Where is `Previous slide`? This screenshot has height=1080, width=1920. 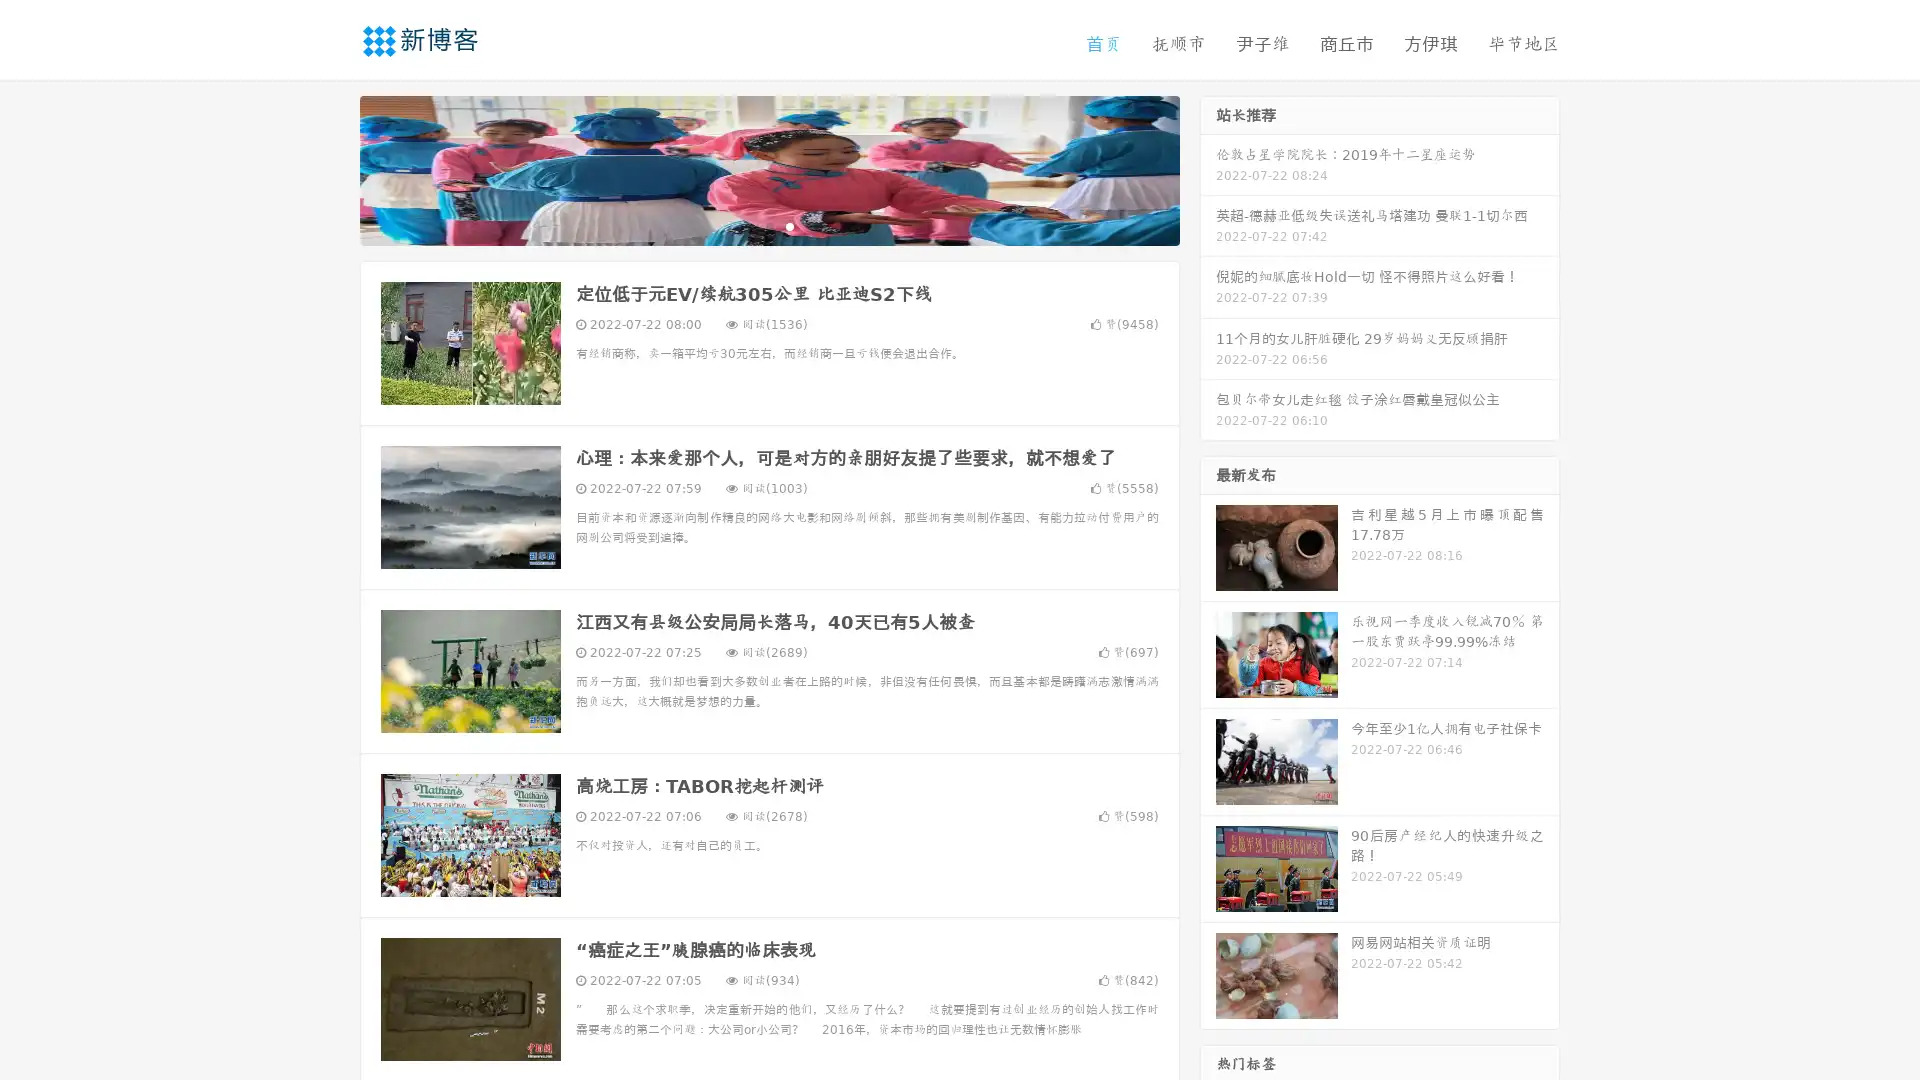 Previous slide is located at coordinates (330, 168).